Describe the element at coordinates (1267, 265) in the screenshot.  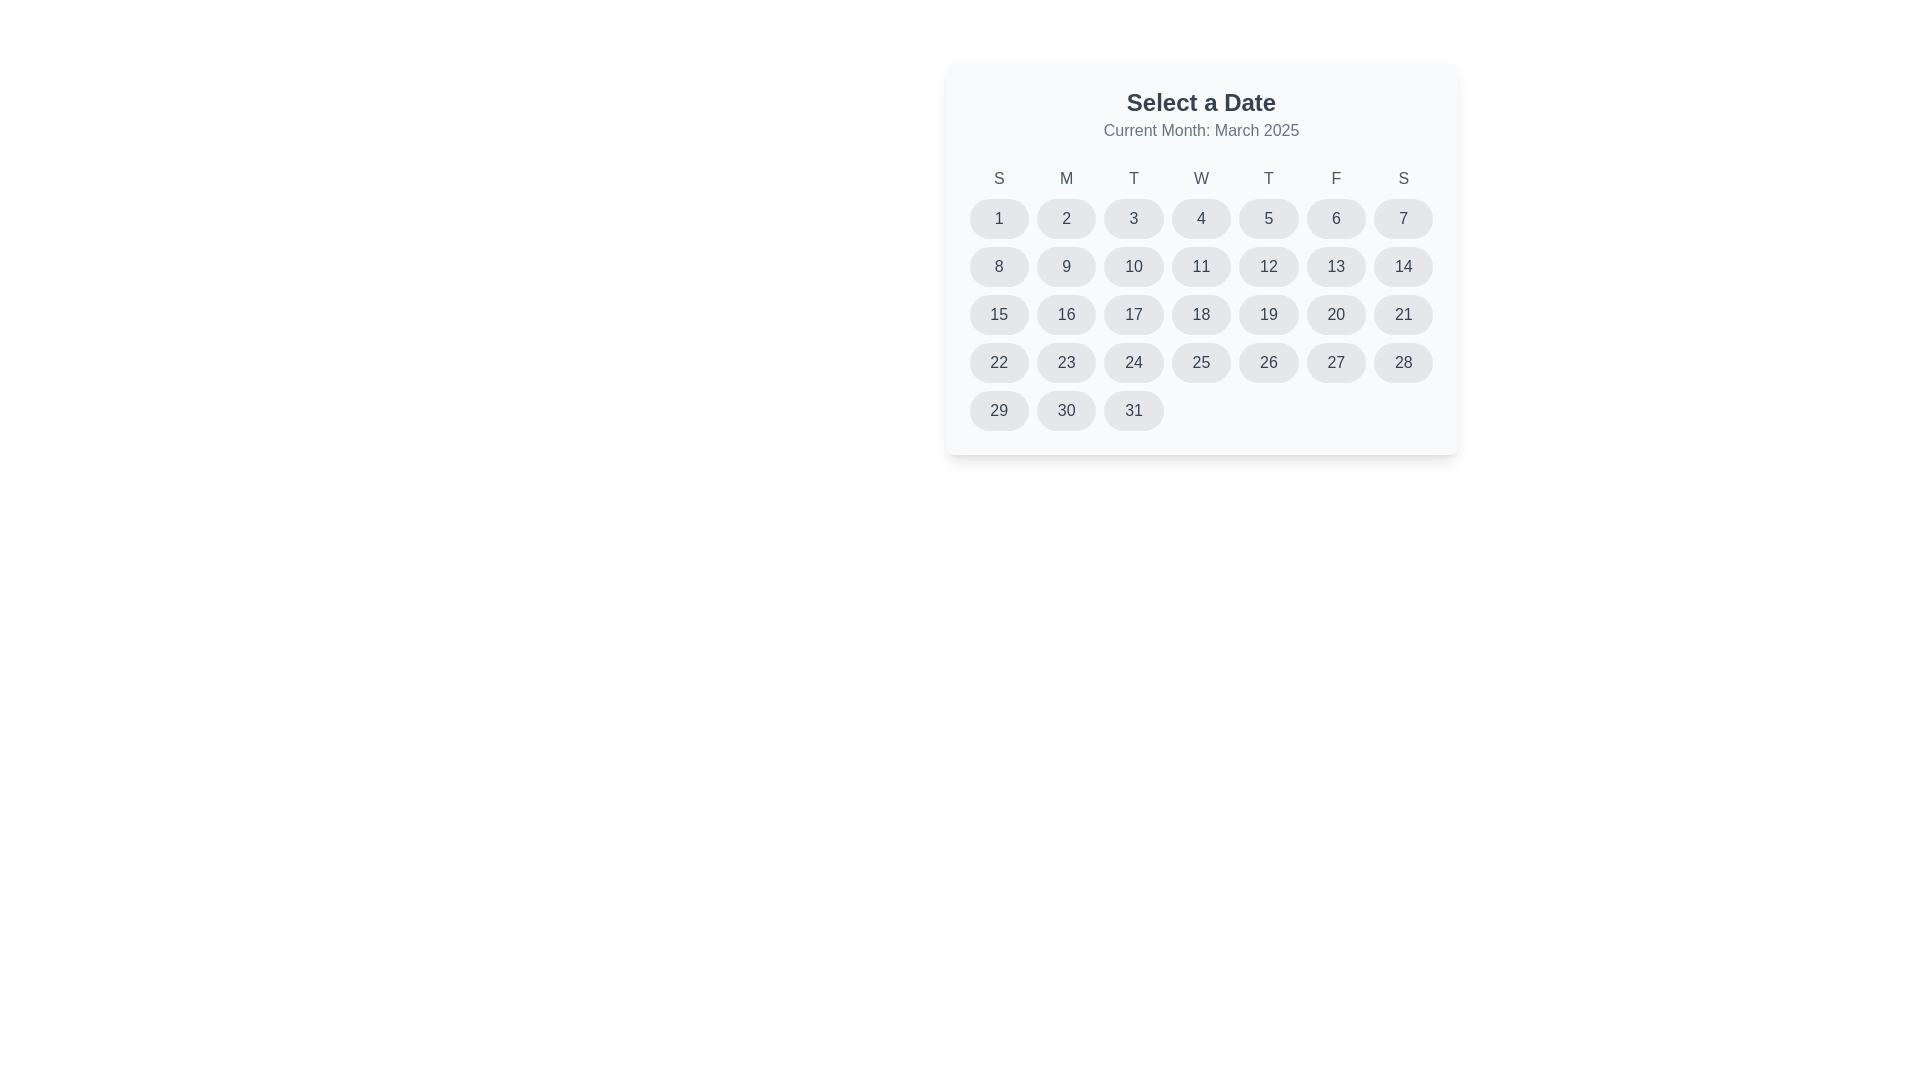
I see `the rounded button displaying the number '12' in the calendar grid` at that location.